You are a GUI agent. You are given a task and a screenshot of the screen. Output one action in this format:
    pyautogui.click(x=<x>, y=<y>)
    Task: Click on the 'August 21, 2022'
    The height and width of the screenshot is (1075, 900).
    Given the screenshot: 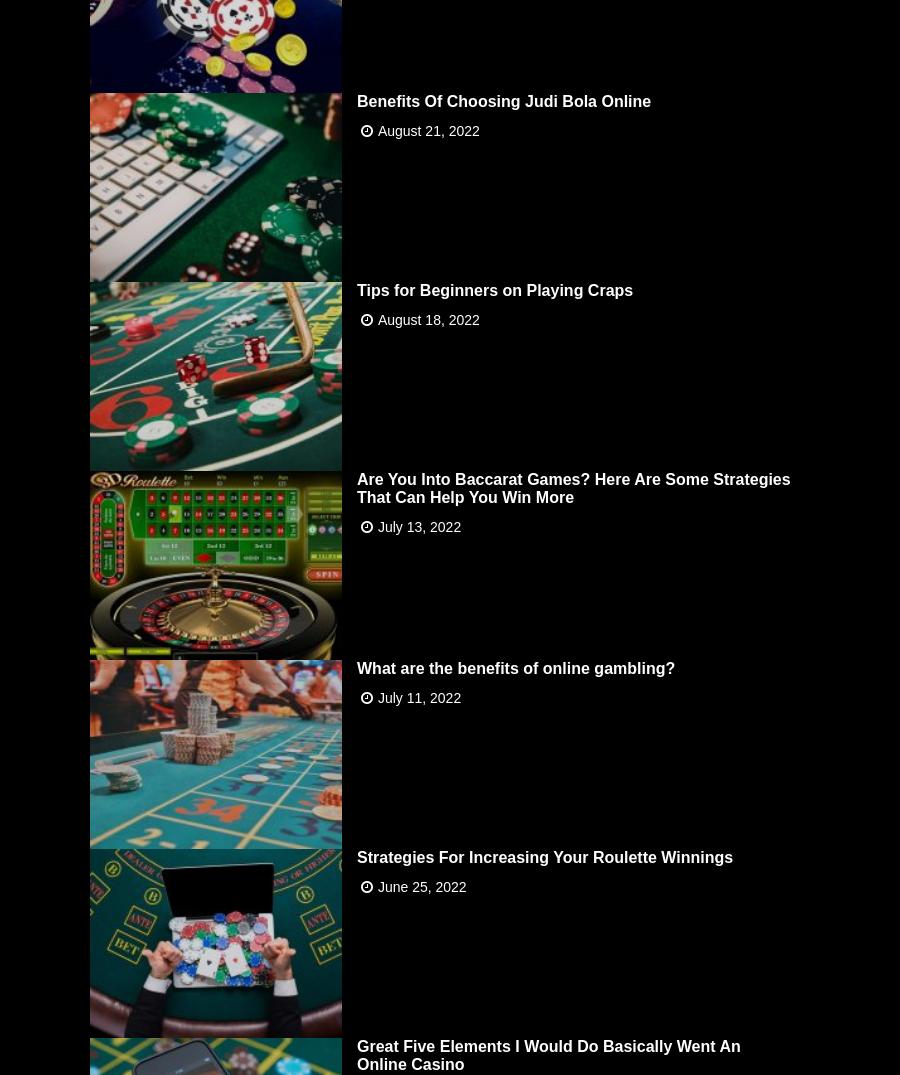 What is the action you would take?
    pyautogui.click(x=377, y=128)
    